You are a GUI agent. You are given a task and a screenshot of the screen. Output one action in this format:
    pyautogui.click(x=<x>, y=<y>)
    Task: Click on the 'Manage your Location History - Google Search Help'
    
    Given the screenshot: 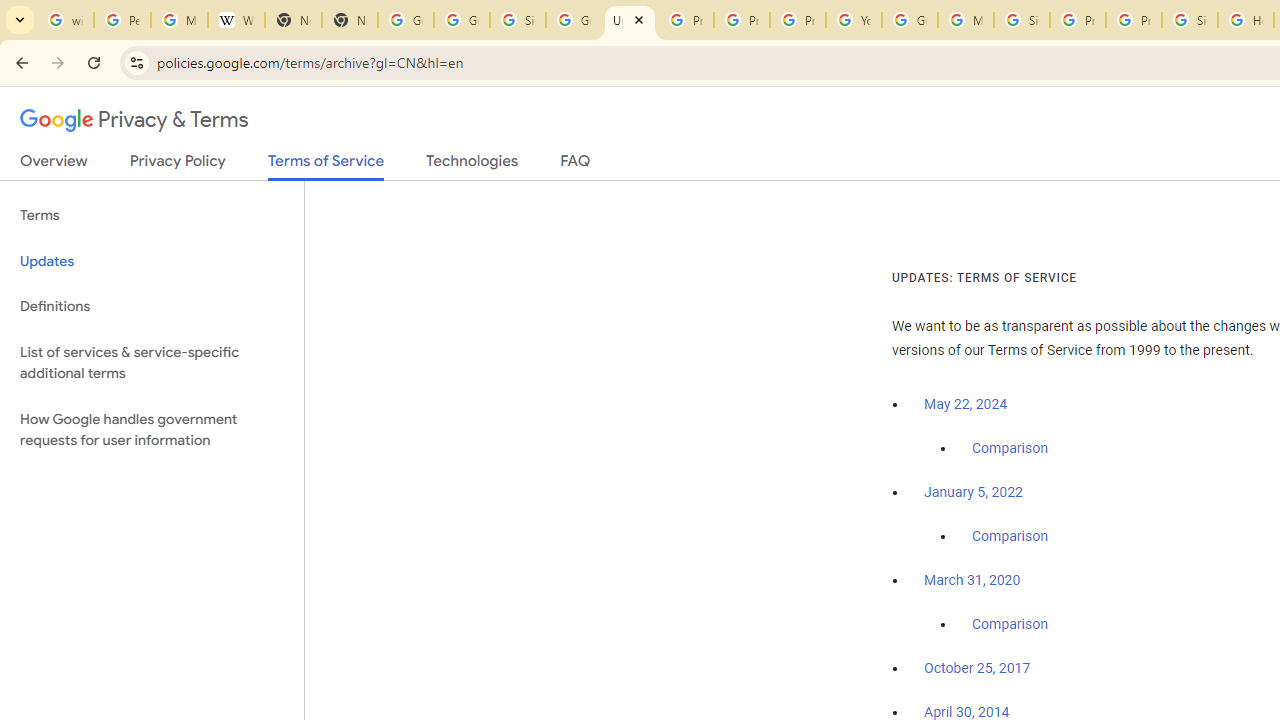 What is the action you would take?
    pyautogui.click(x=179, y=20)
    